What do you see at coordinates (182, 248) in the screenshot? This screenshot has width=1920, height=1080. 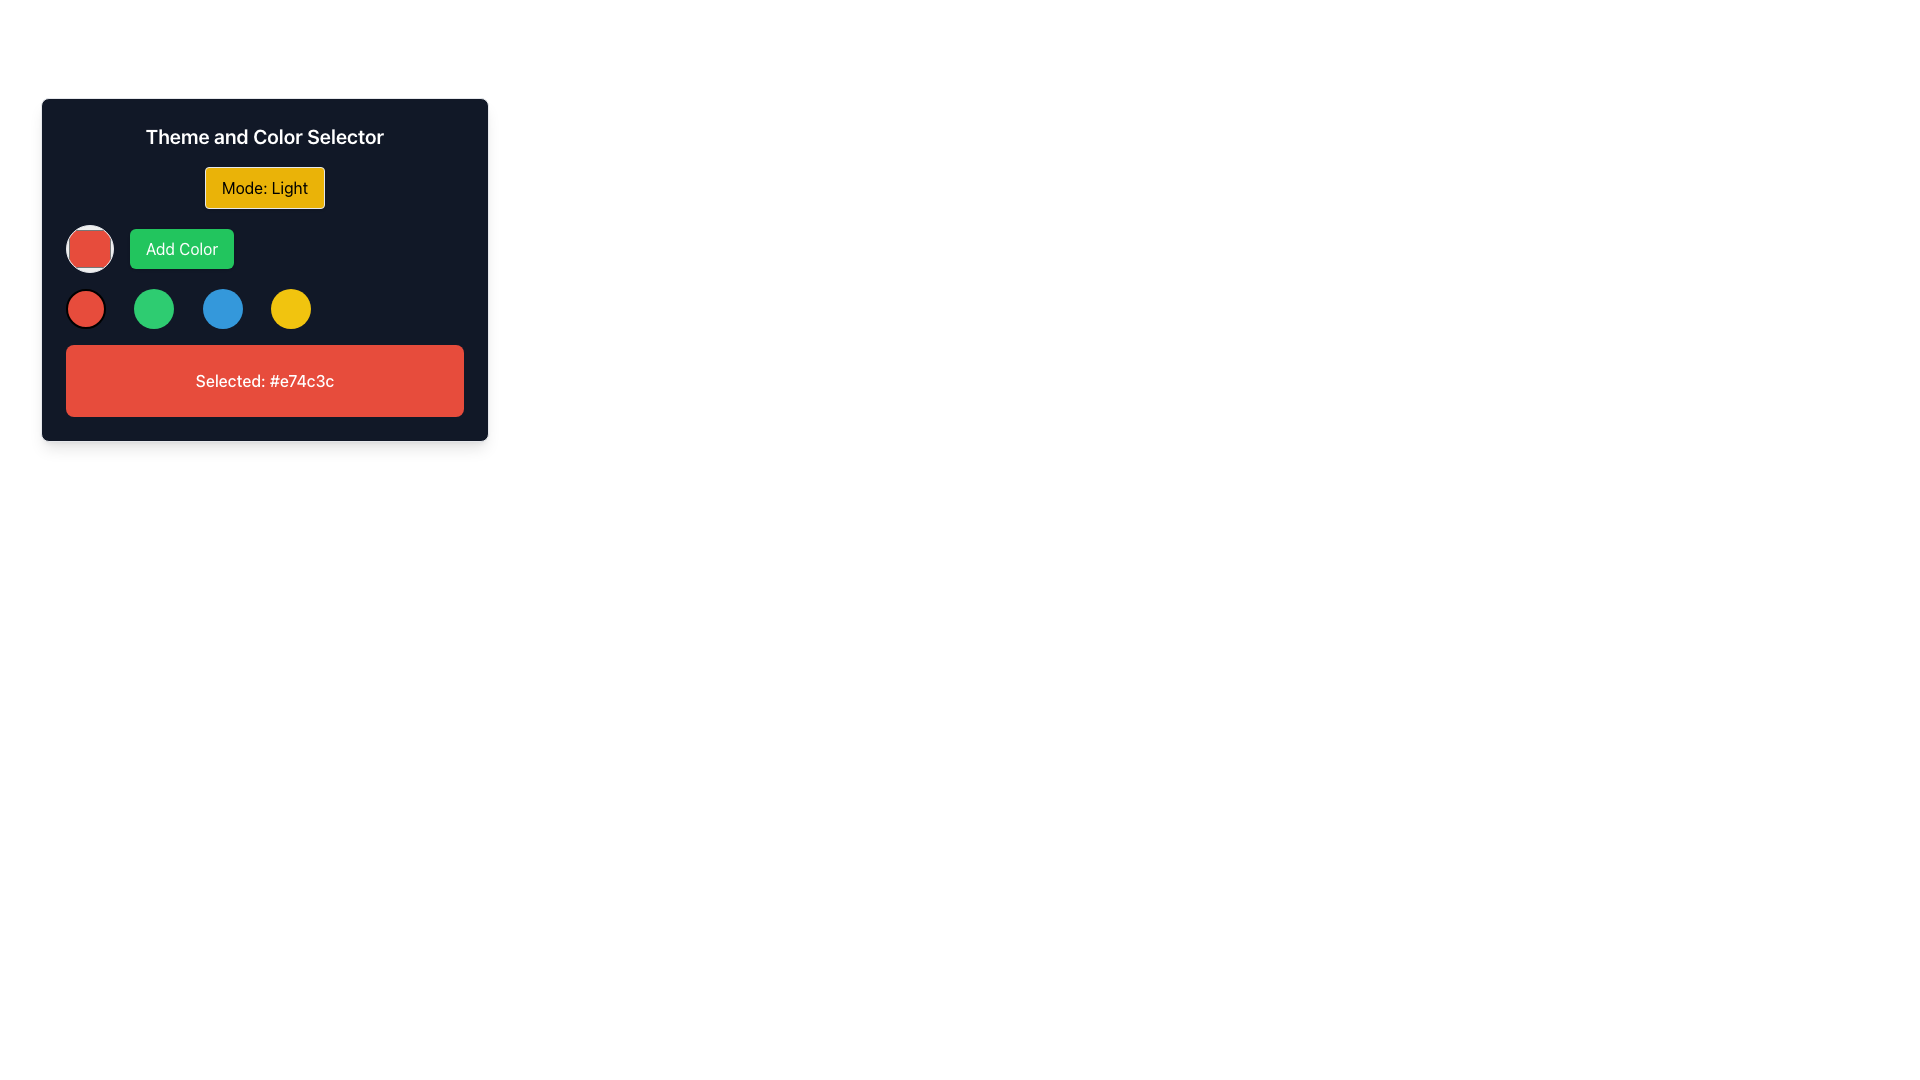 I see `the green rectangular 'Add Color' button located to the right of the red circular color swatch in the dark-themed interface` at bounding box center [182, 248].